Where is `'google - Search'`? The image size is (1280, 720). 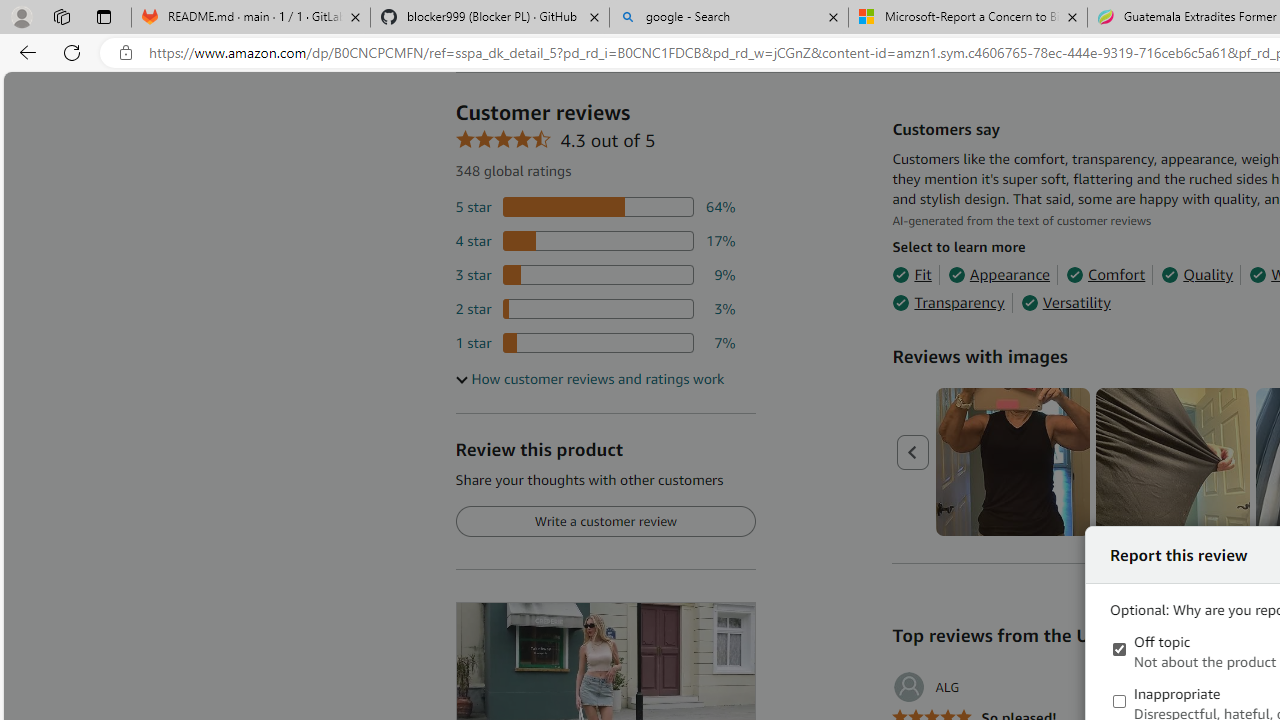
'google - Search' is located at coordinates (728, 17).